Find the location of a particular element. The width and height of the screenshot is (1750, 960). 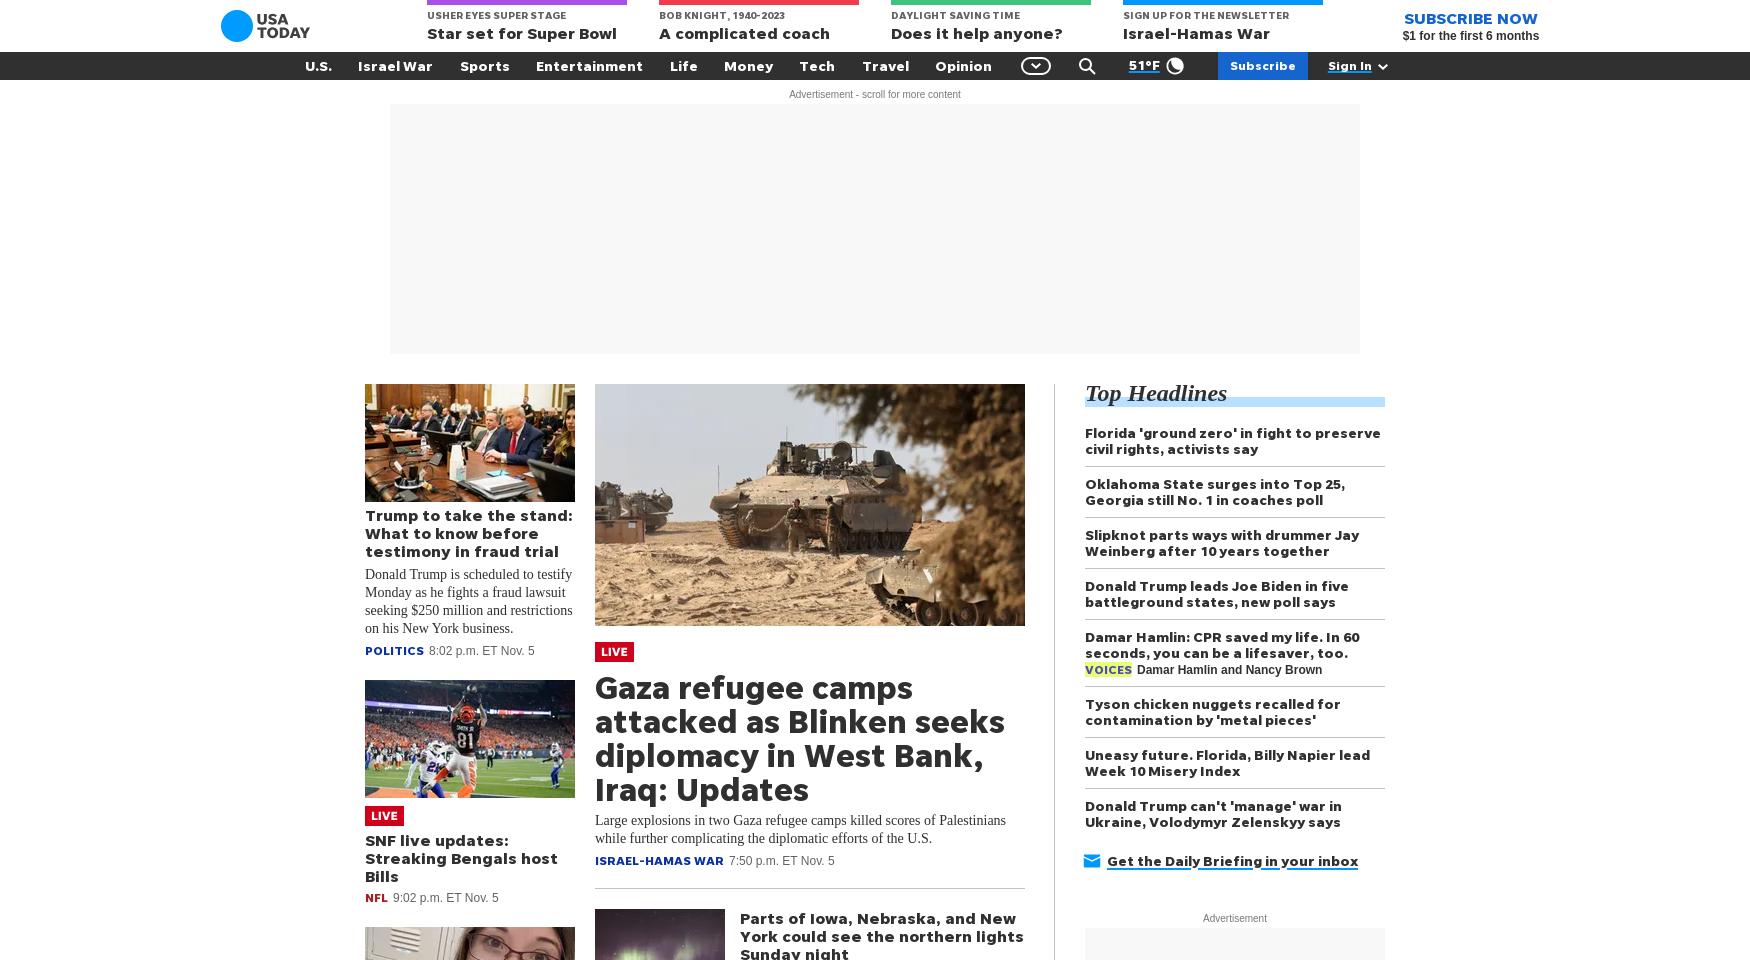

'Donald Trump can't 'manage' war in Ukraine, Volodymyr Zelenskyy says' is located at coordinates (1213, 813).